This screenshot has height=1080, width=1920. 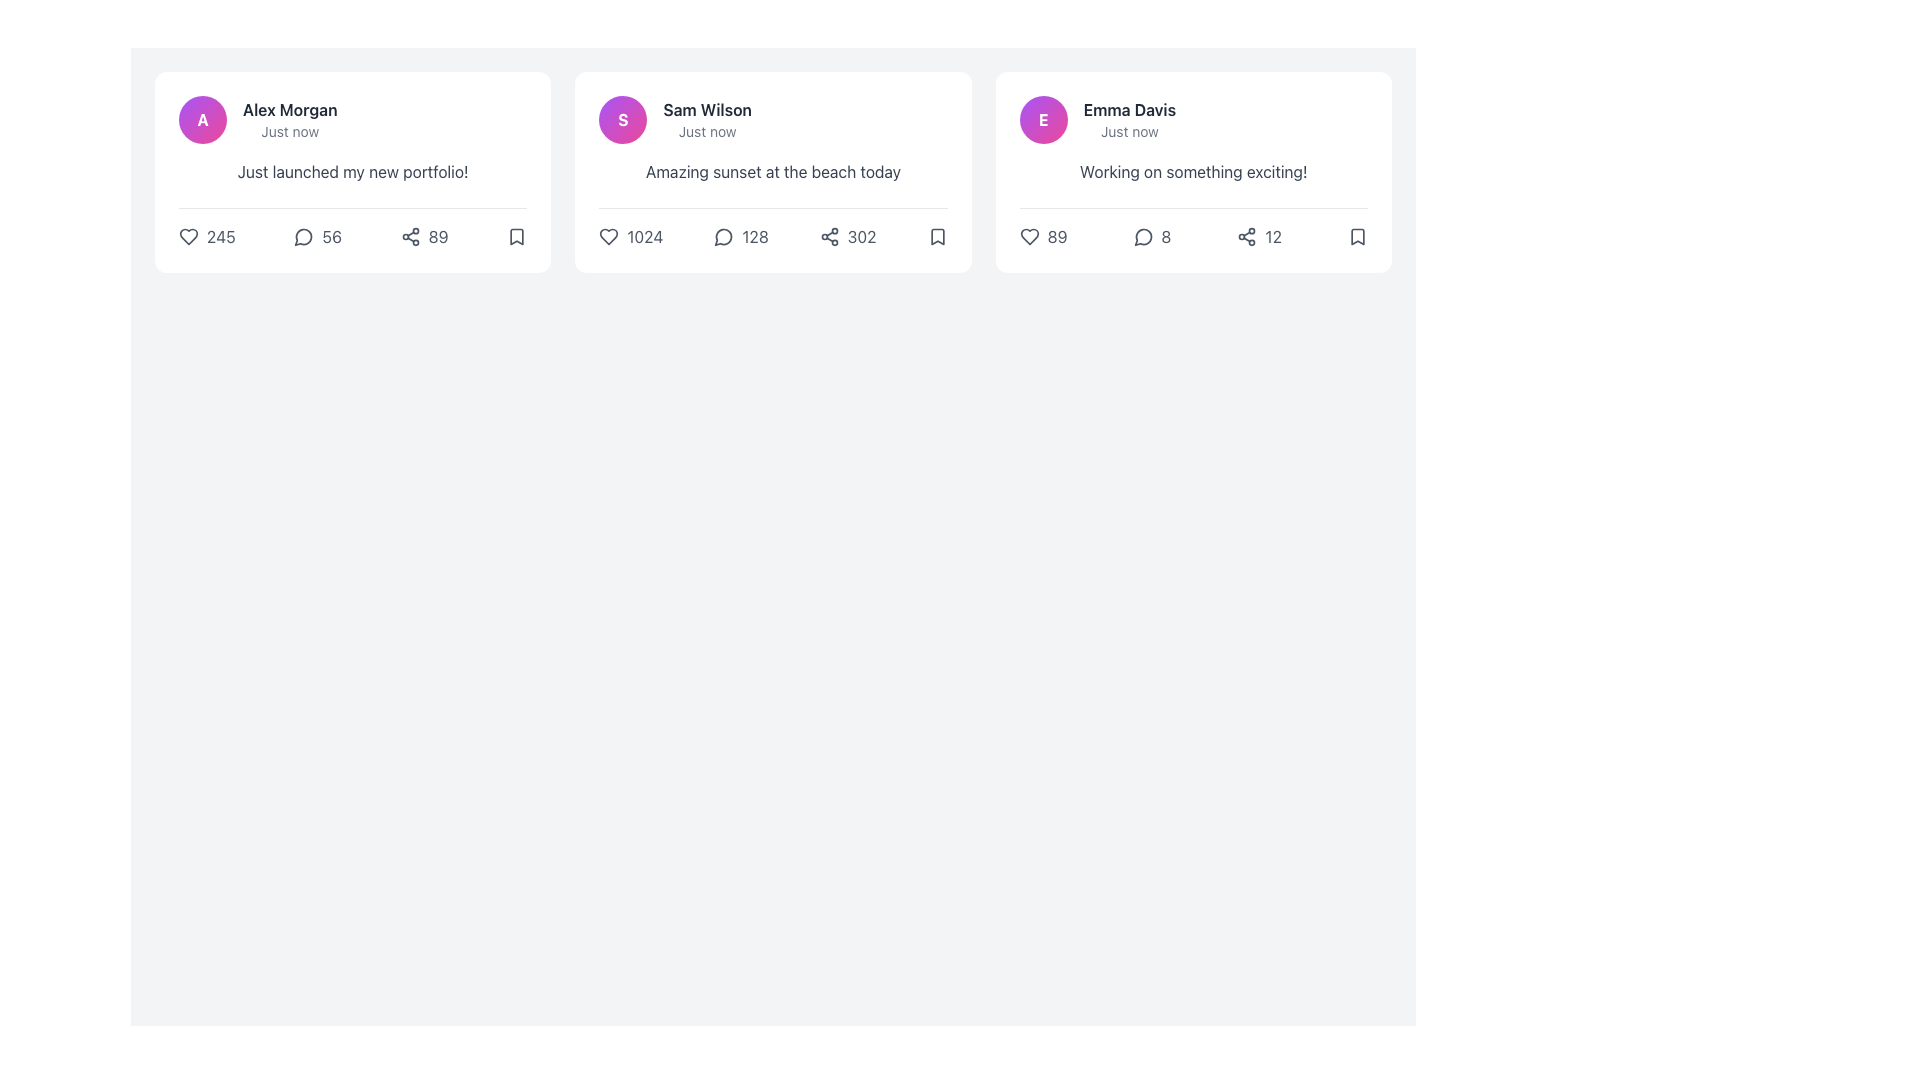 What do you see at coordinates (1129, 119) in the screenshot?
I see `the author identifier and time label of the post, which is a bold text displaying the author's name and smaller text indicating the posting time, located in the third column of a card layout, to the right of the card containing 'Sam Wilson'` at bounding box center [1129, 119].